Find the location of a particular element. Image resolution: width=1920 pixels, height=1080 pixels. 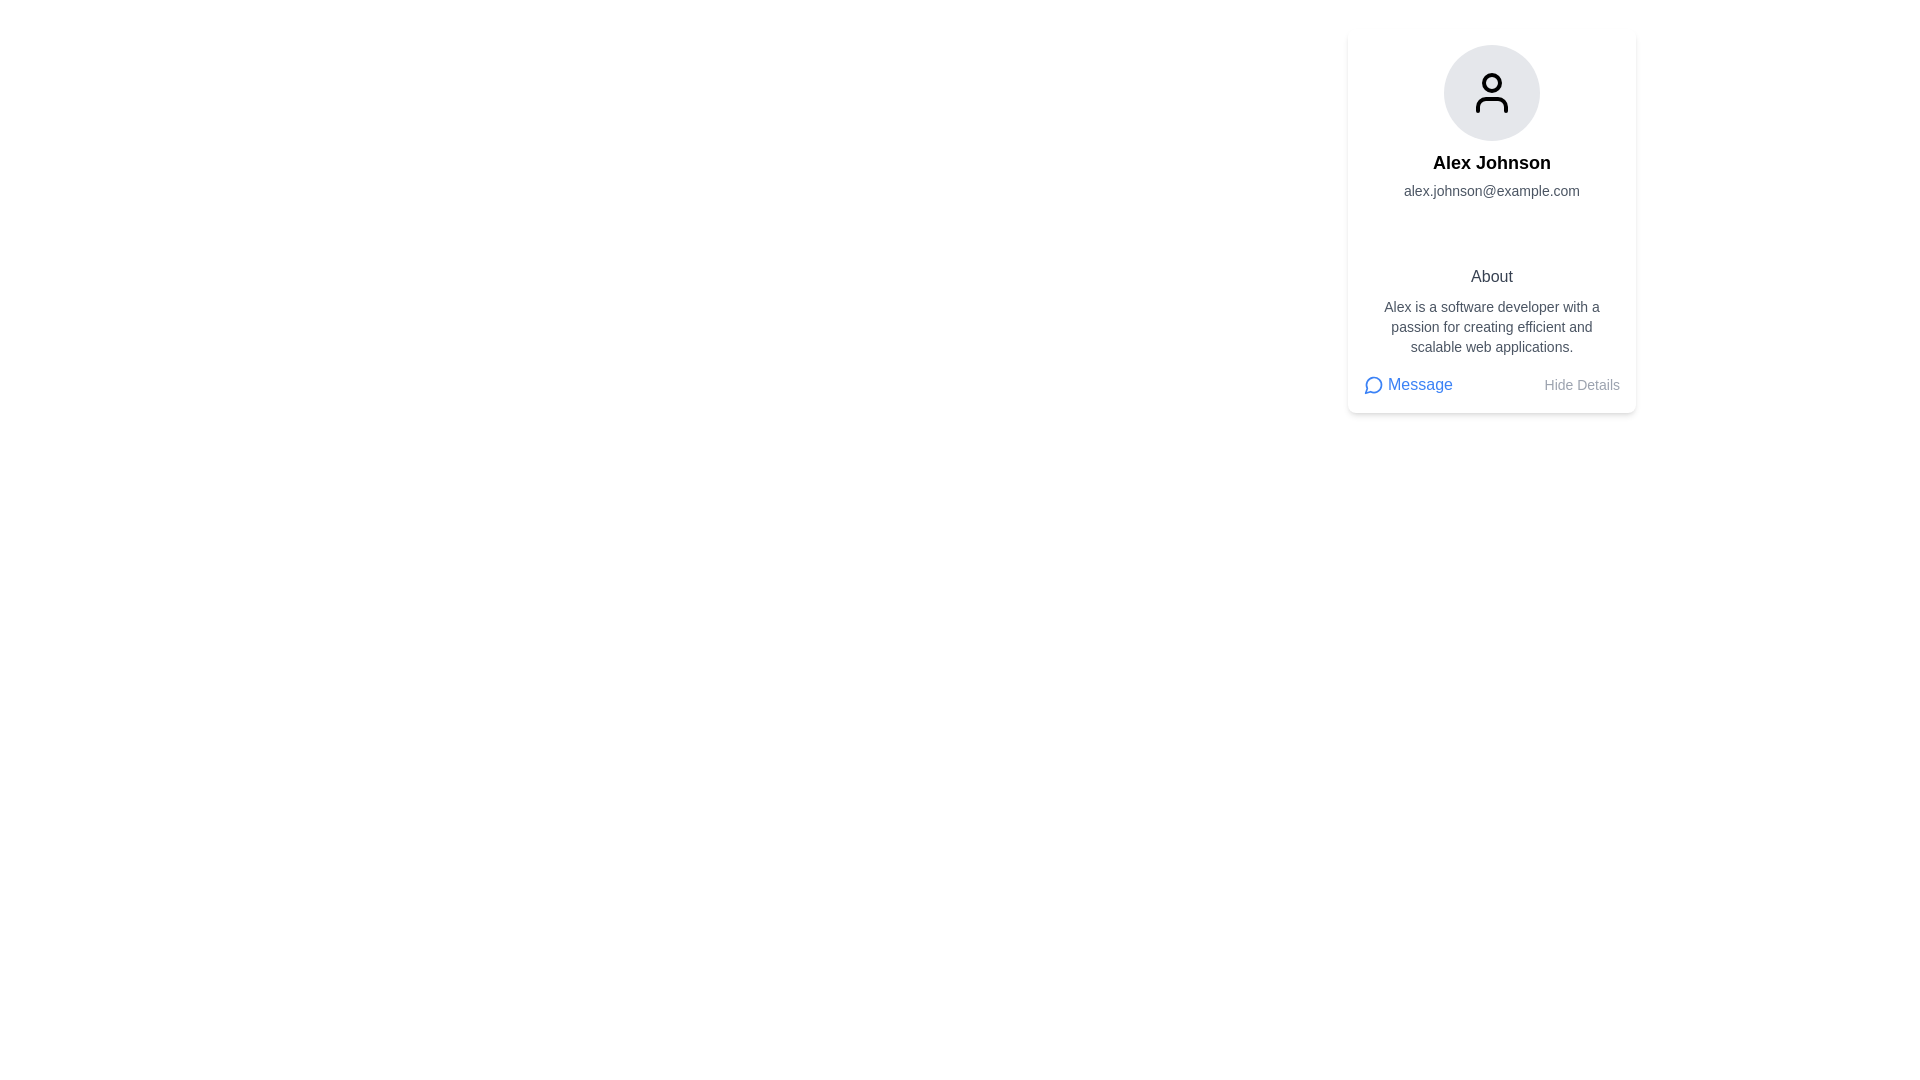

the text label displaying the email address associated with the profile of Alex Johnson, located in the vertical profile card is located at coordinates (1492, 191).